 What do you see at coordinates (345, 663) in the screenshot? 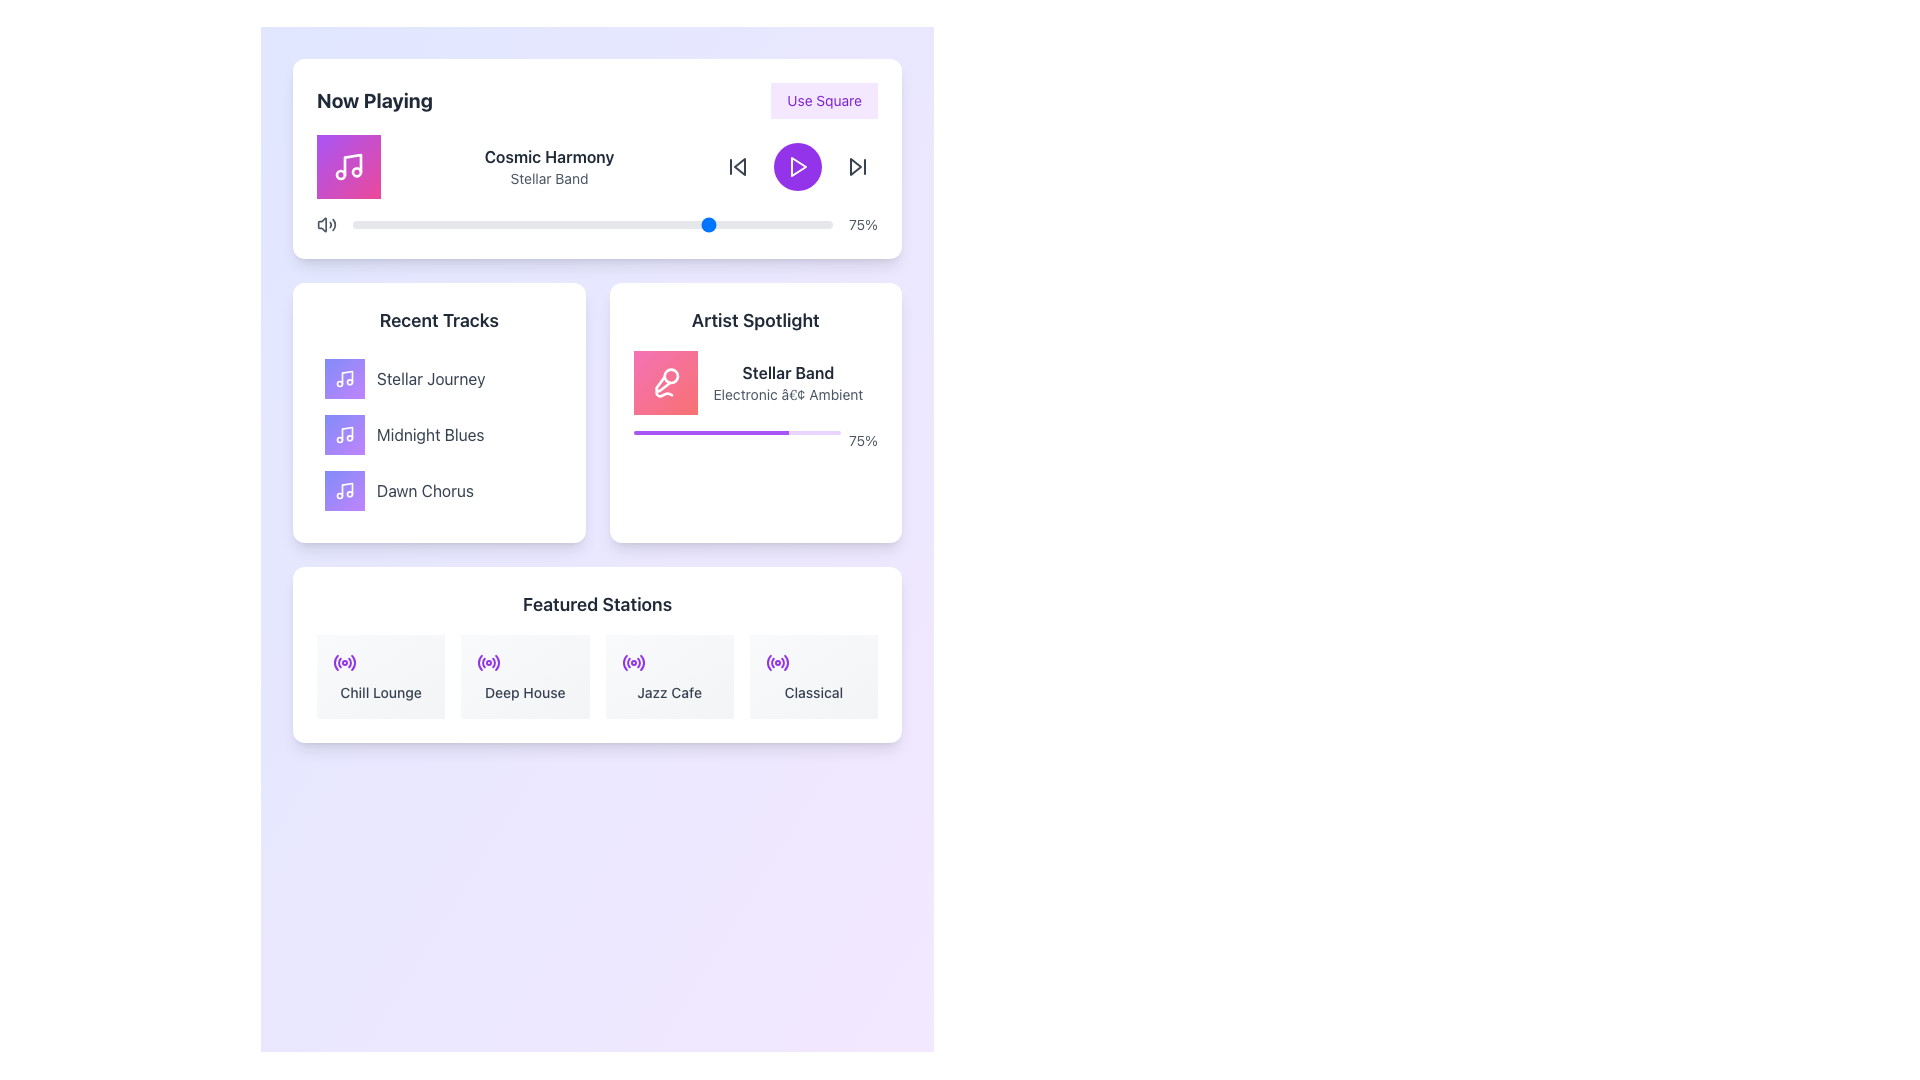
I see `the circular purple radio signal icon with concentric waves located in the 'Featured Stations' section of the 'Chill Lounge' card` at bounding box center [345, 663].